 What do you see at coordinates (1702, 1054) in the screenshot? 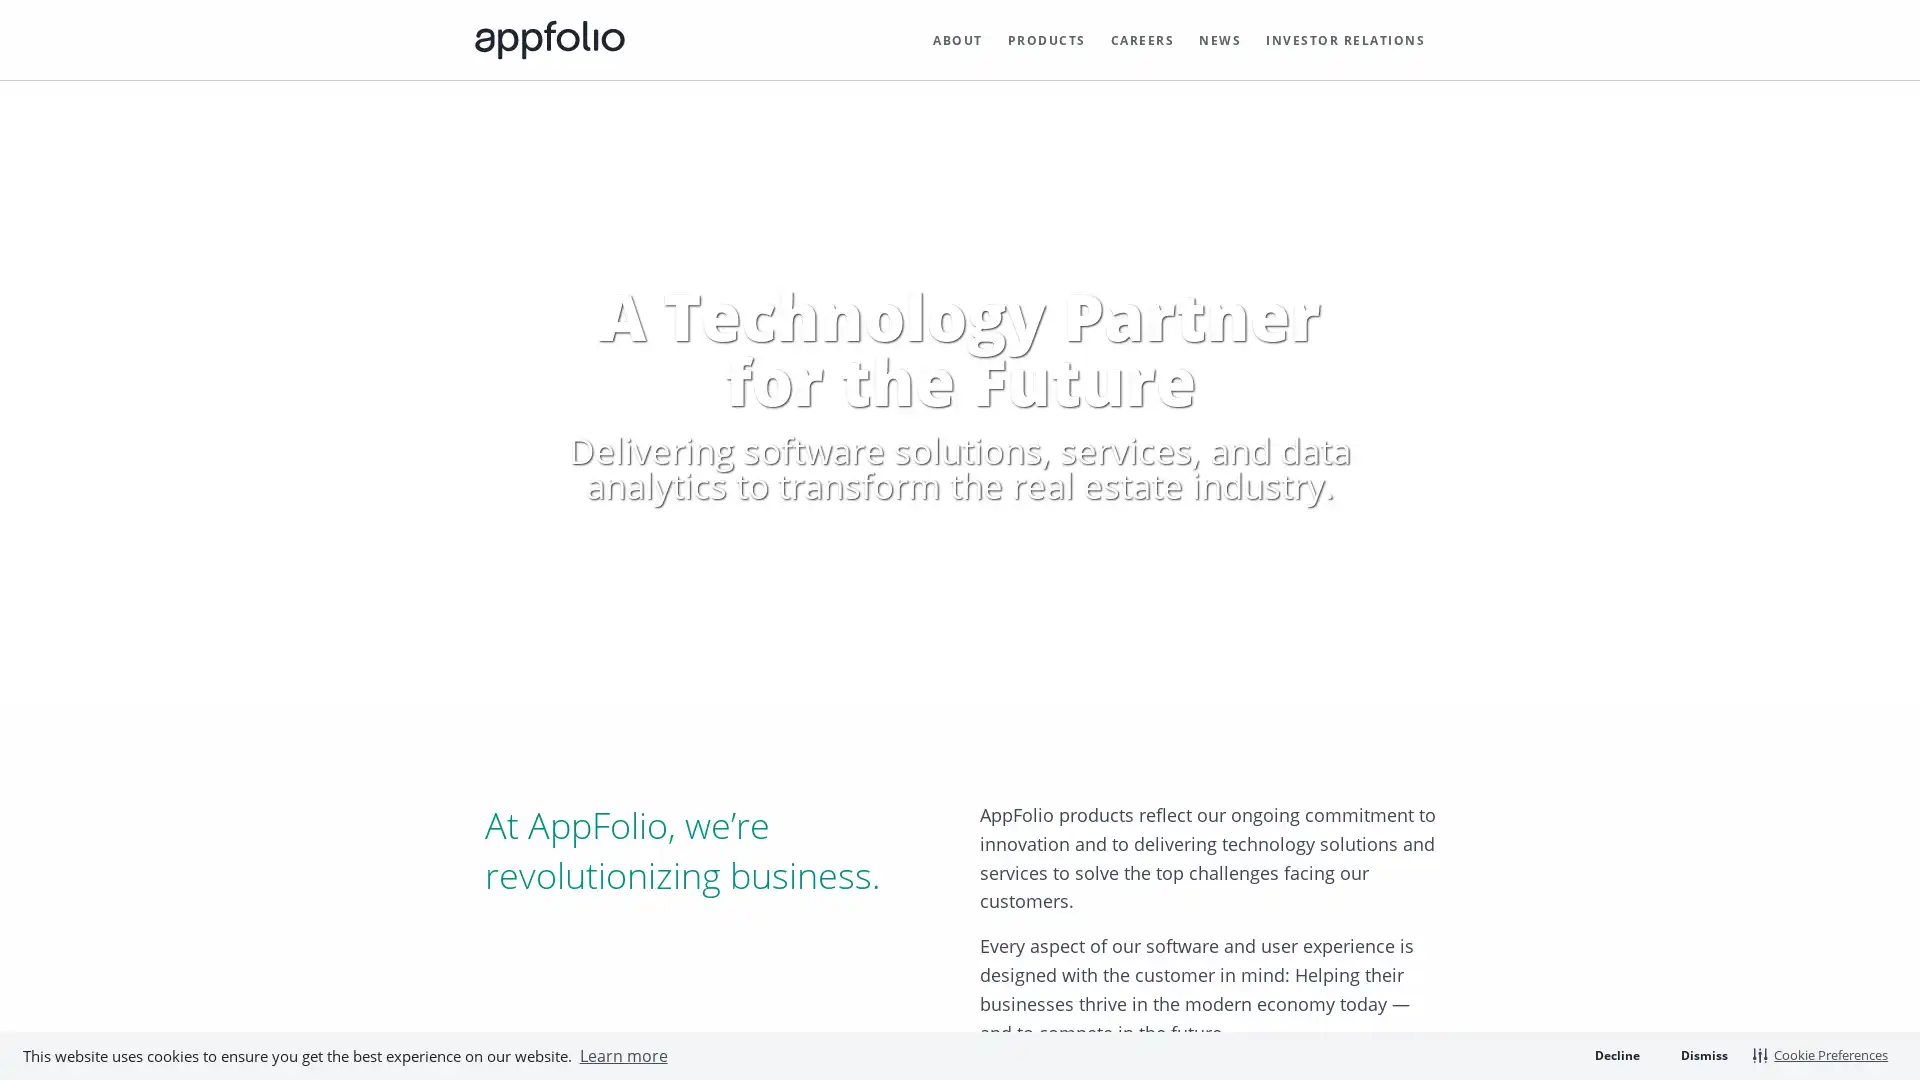
I see `dismiss cookie message` at bounding box center [1702, 1054].